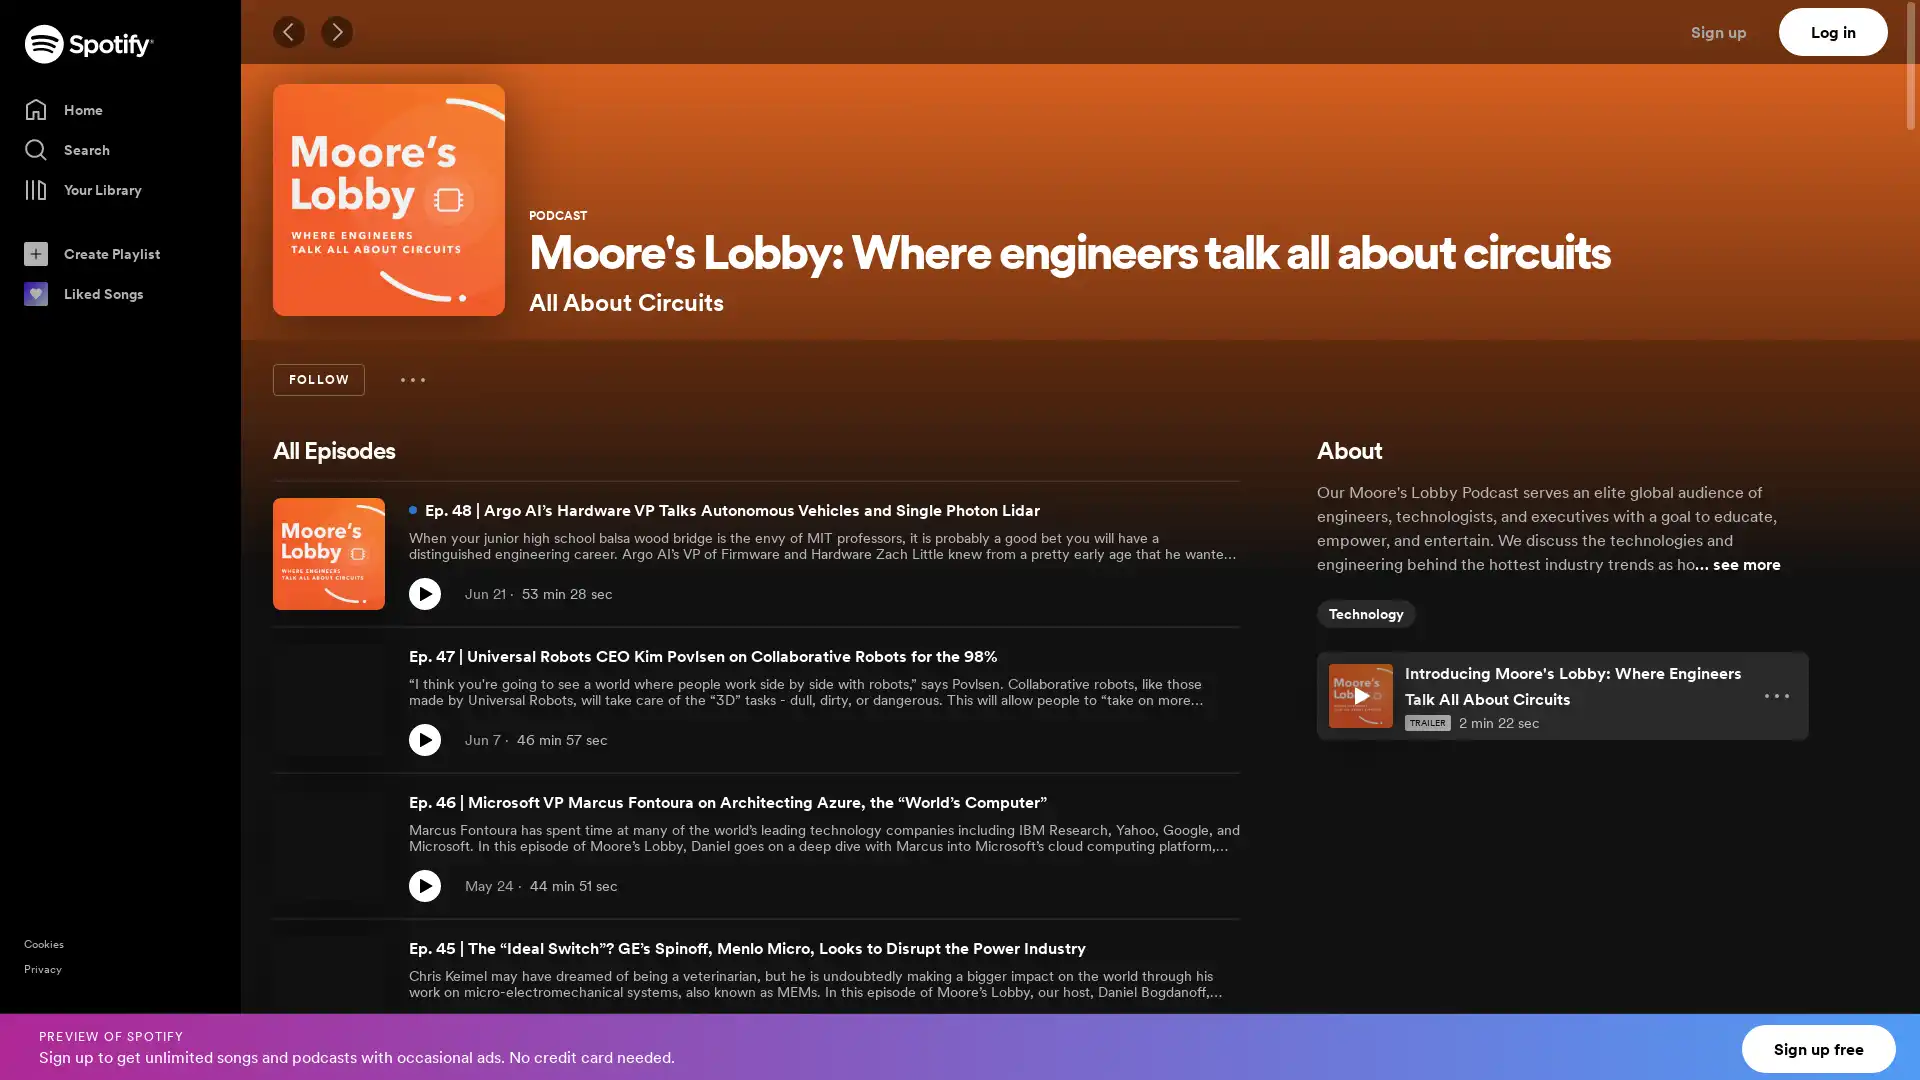 This screenshot has width=1920, height=1080. What do you see at coordinates (424, 1032) in the screenshot?
I see `Play Ep. 45 | The Ideal Switch? GEs Spinoff, Menlo Micro, Looks to Disrupt the Power Industry by Moore's Lobby: Where engineers talk all about circuits` at bounding box center [424, 1032].